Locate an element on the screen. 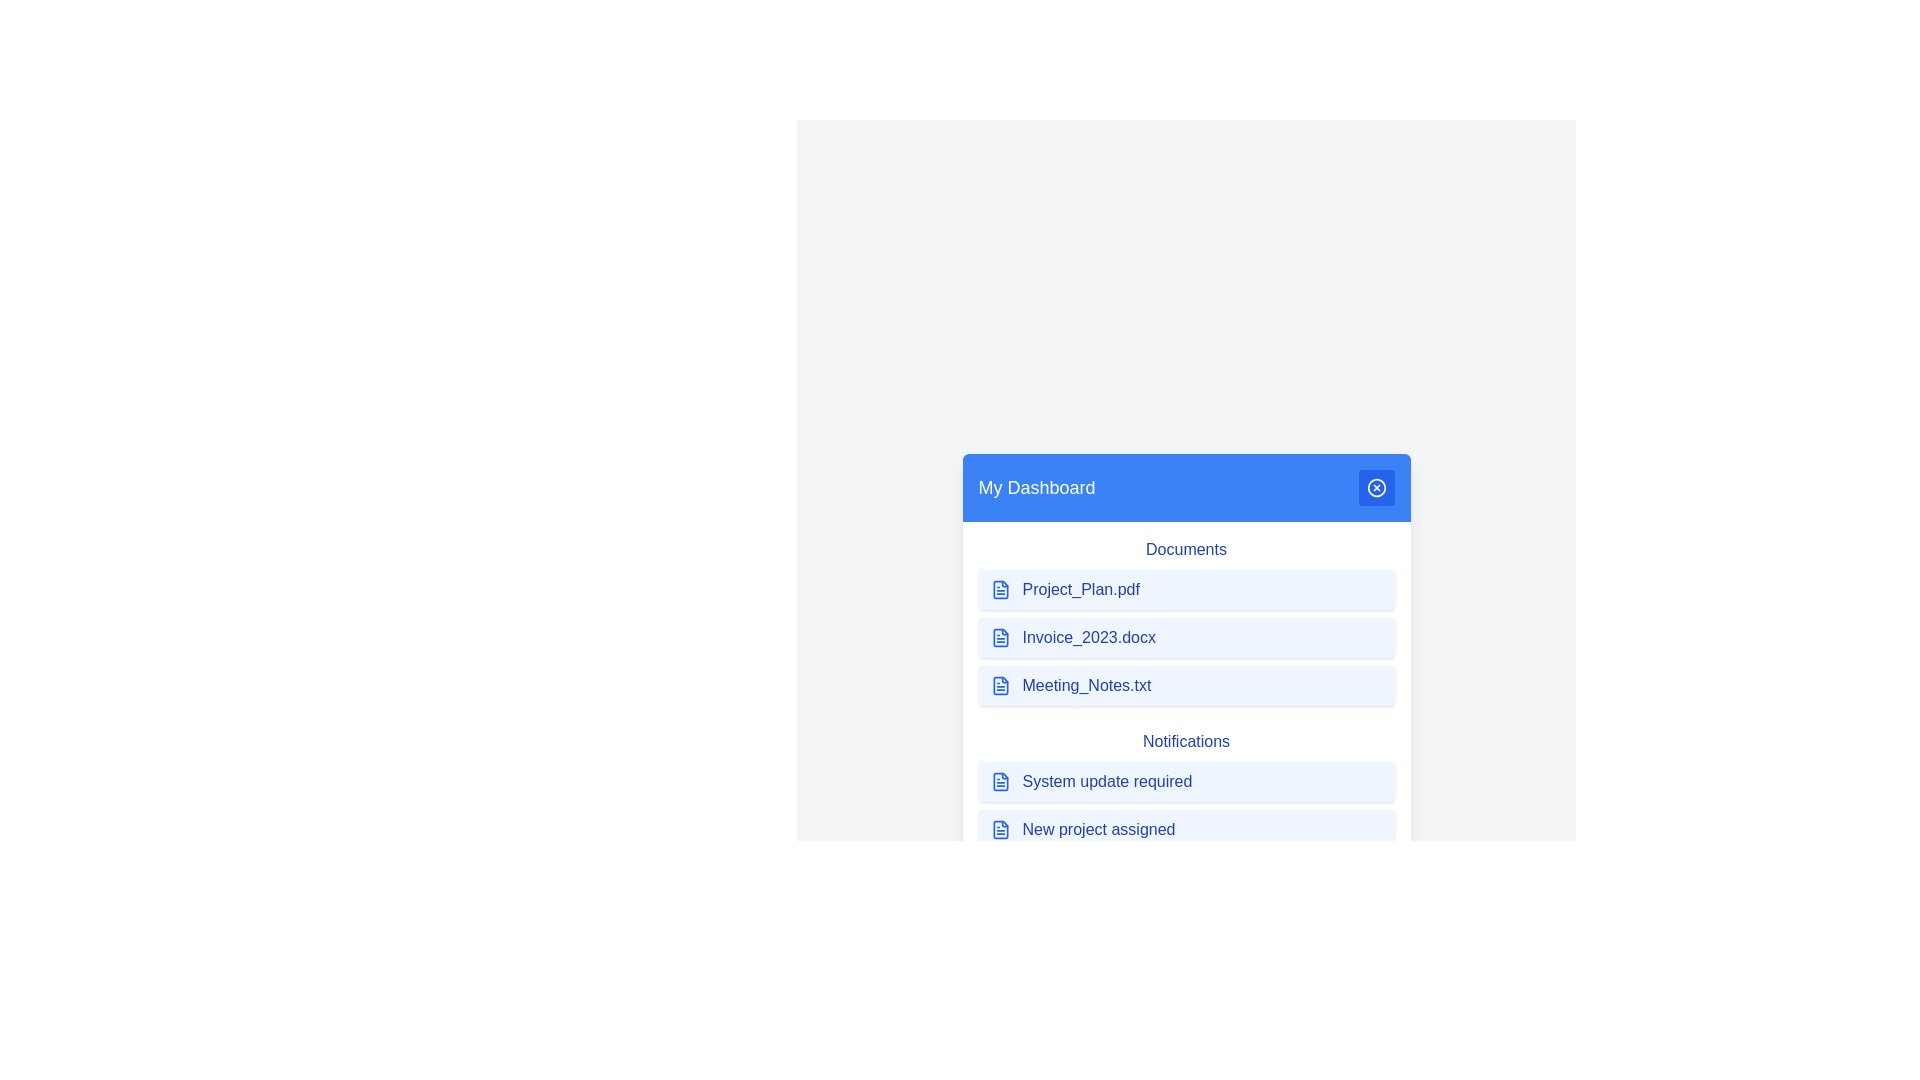  the item Invoice_2023.docx in the menu to highlight it is located at coordinates (1186, 637).